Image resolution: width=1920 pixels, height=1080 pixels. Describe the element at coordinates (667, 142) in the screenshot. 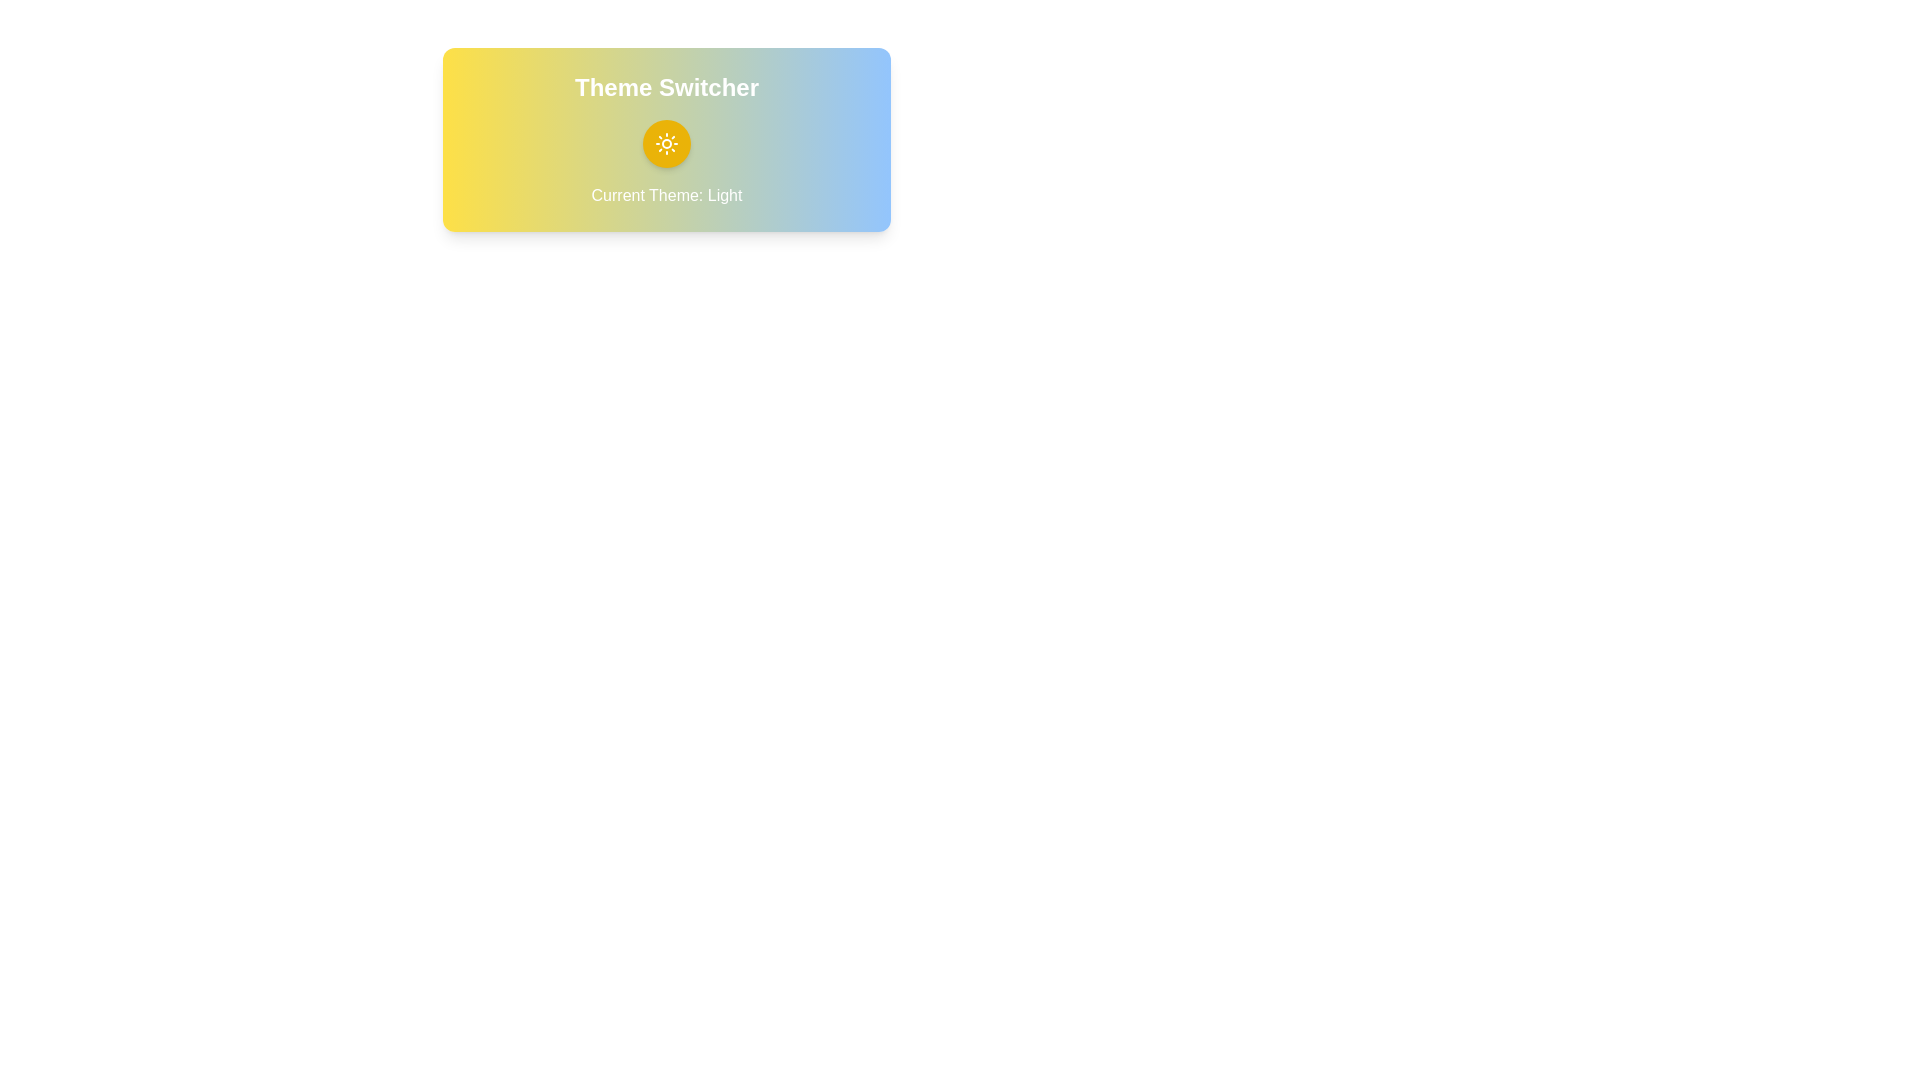

I see `the circular A button with a yellow background and a white sun icon` at that location.